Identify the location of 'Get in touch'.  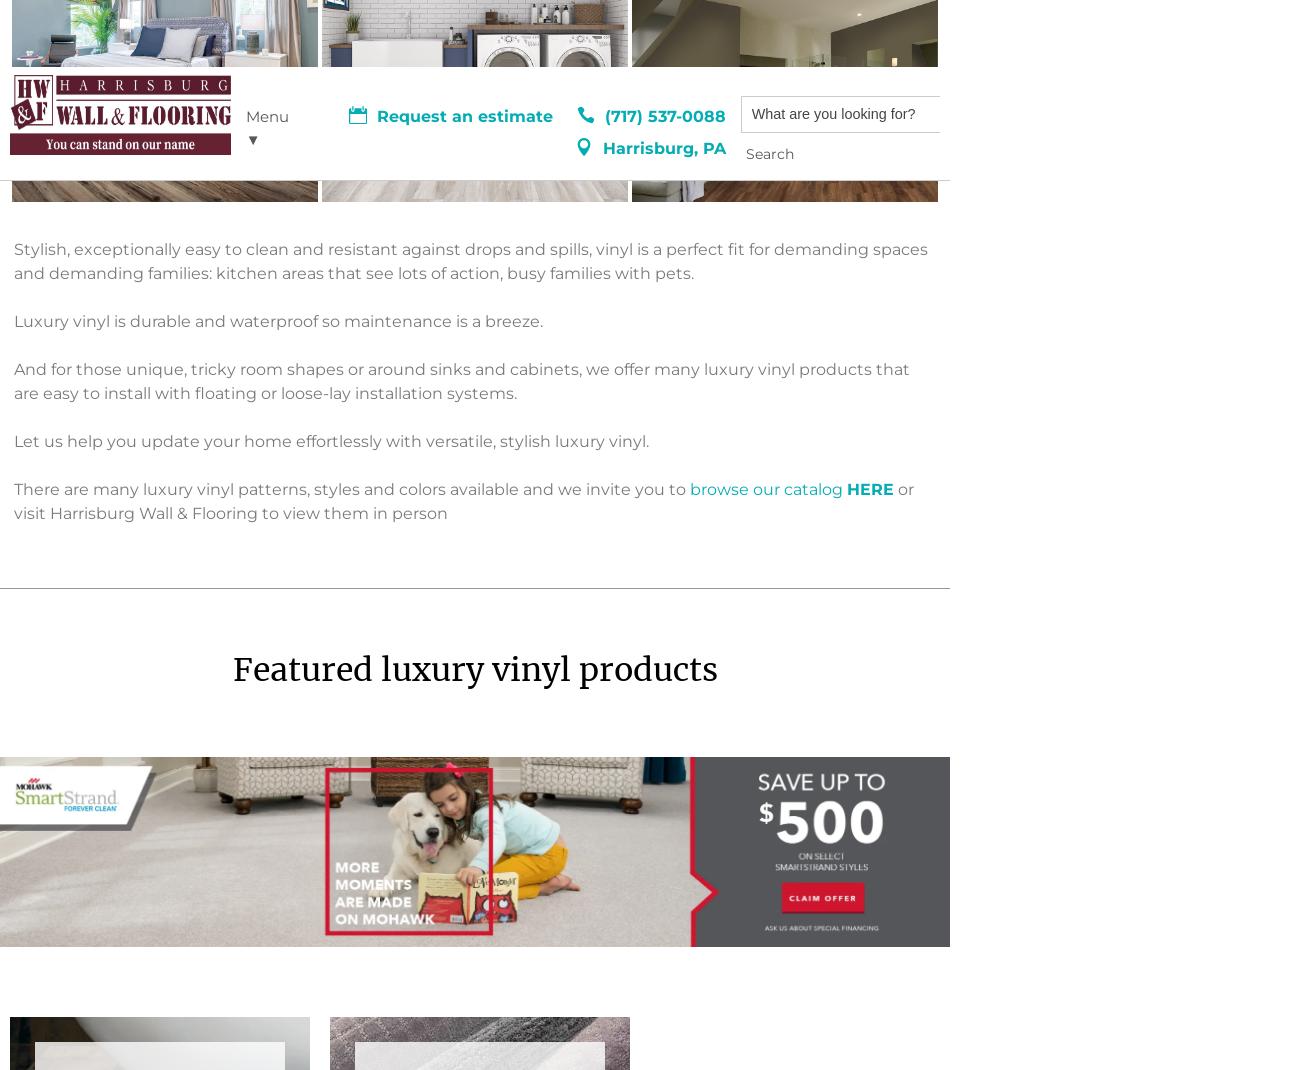
(461, 741).